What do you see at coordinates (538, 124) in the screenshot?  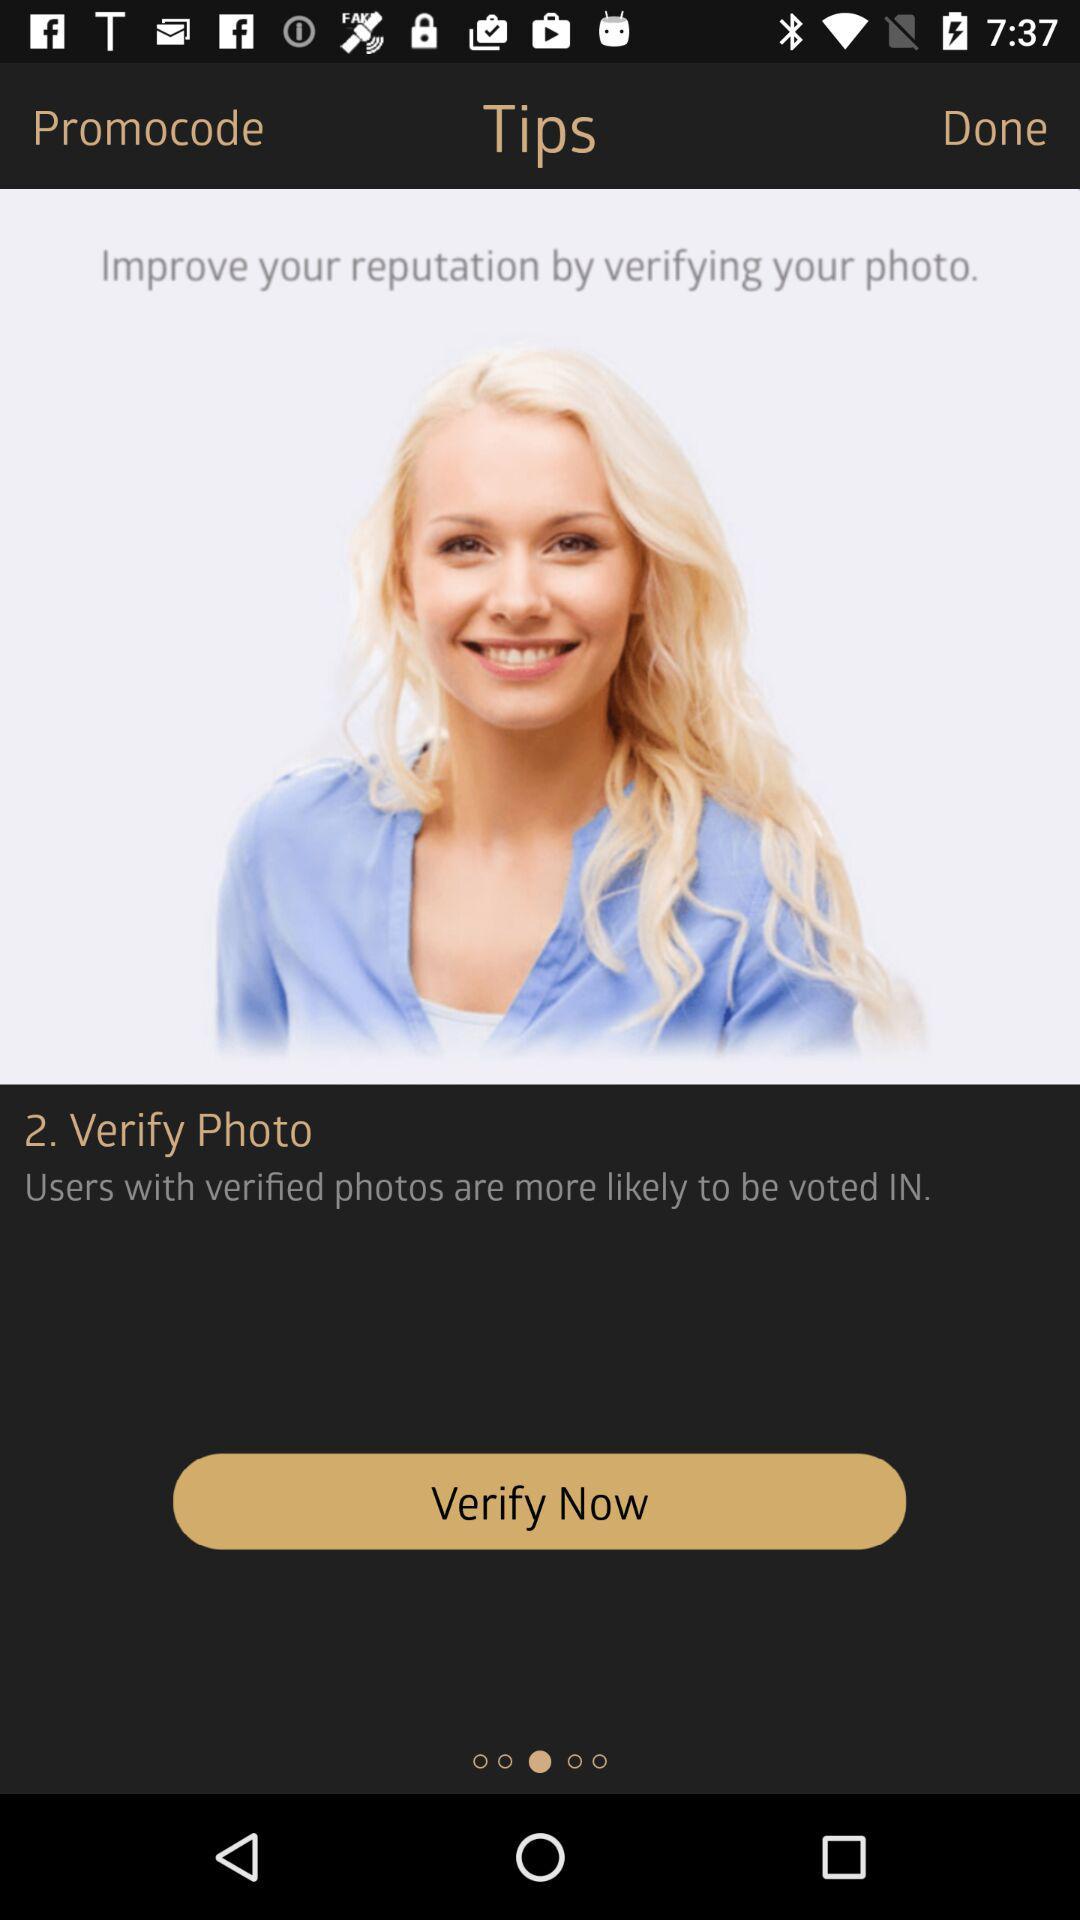 I see `icon next to promocode item` at bounding box center [538, 124].